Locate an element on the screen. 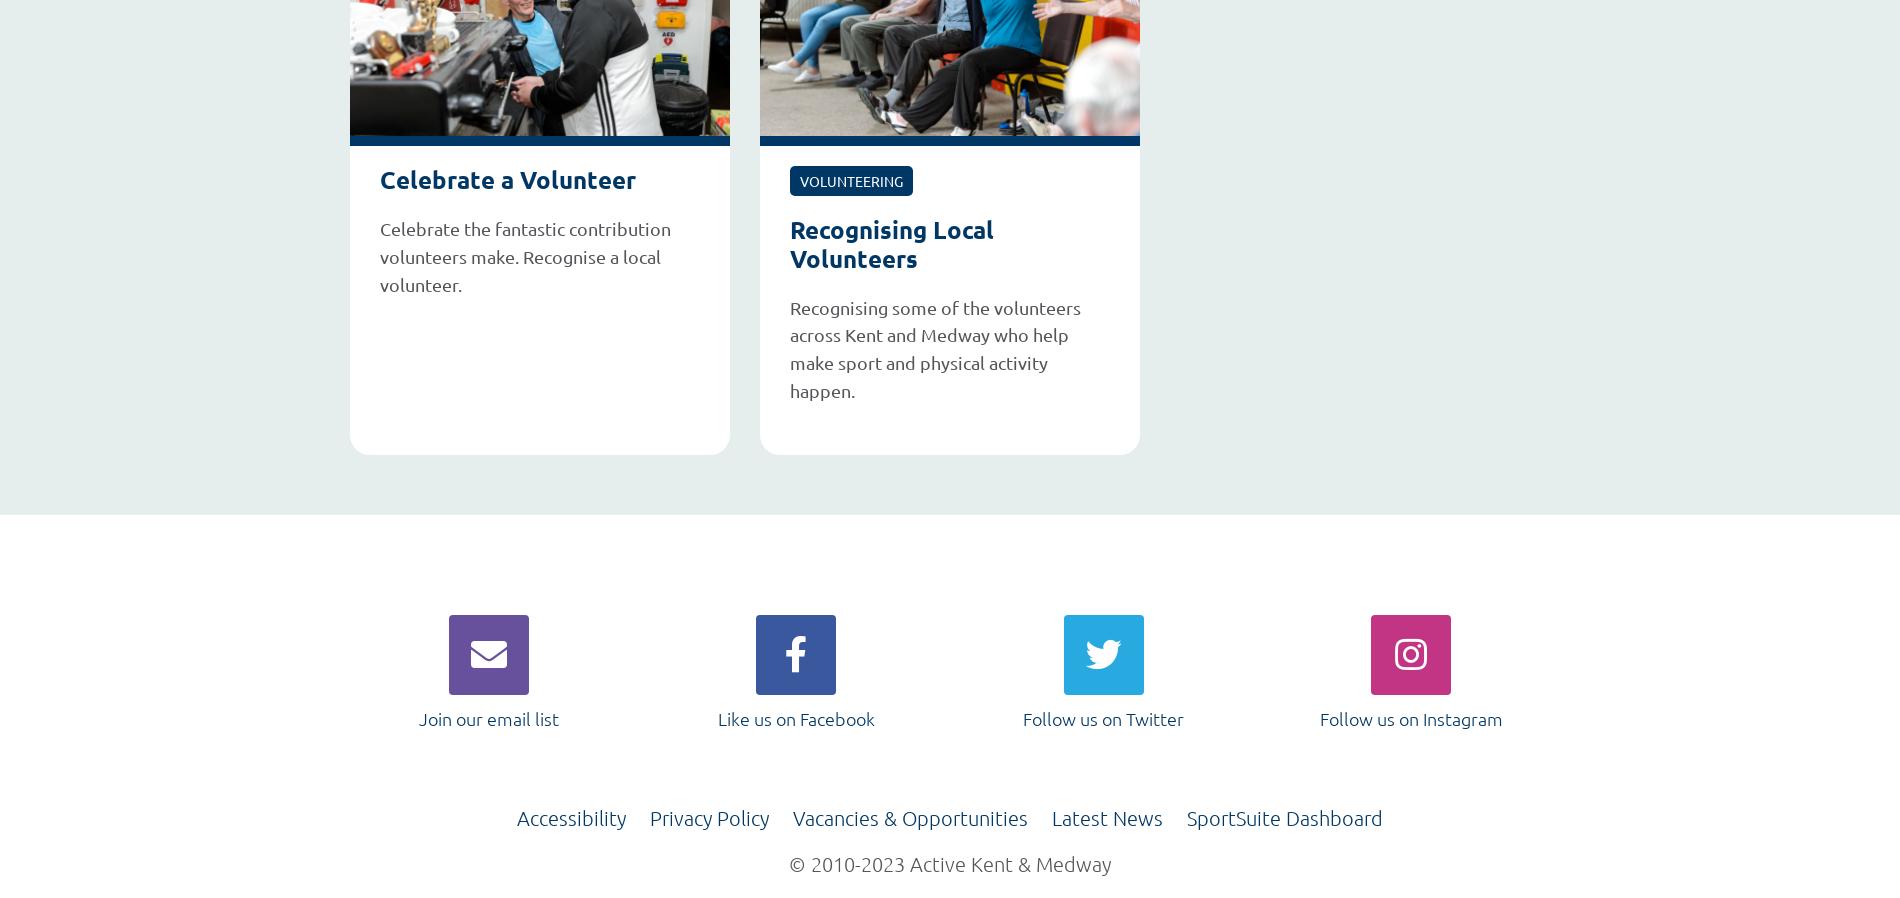 The width and height of the screenshot is (1900, 898). 'Volunteering' is located at coordinates (850, 178).